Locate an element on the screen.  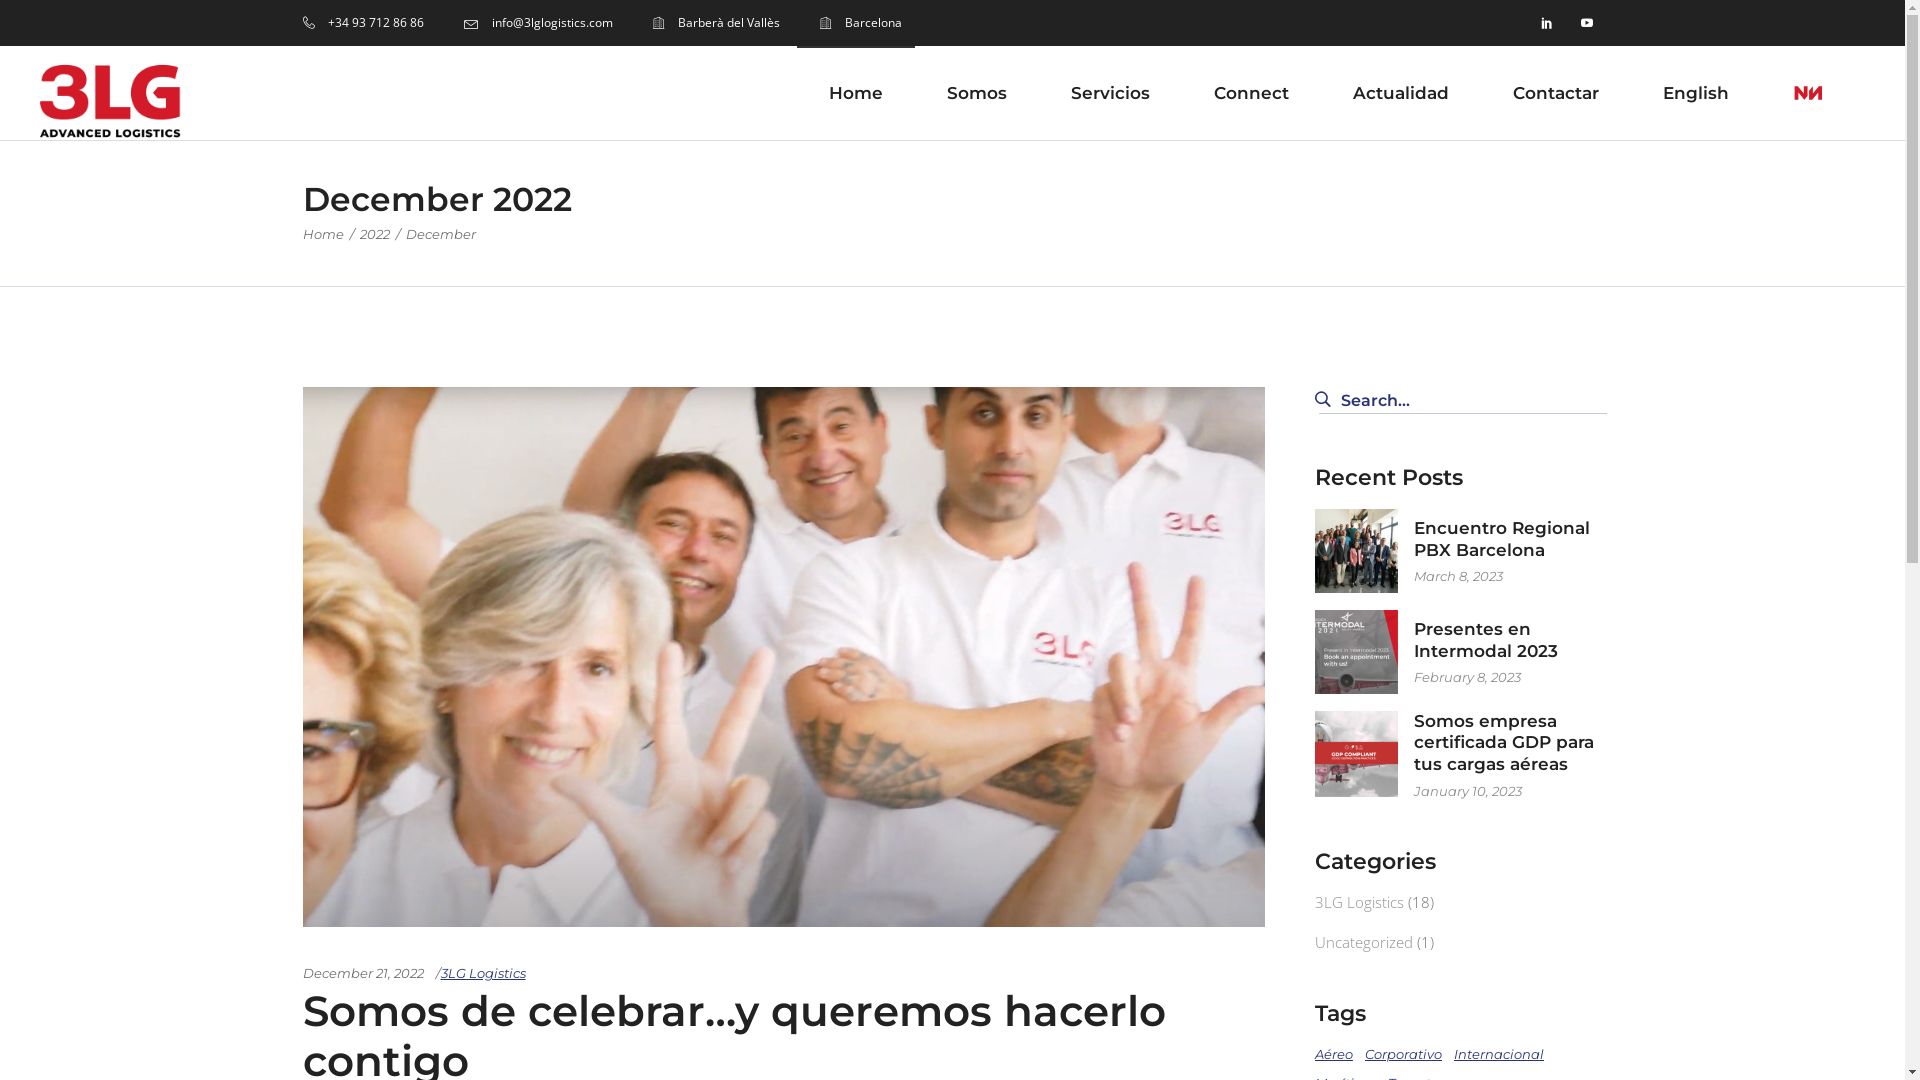
'January 10, 2023' is located at coordinates (1413, 789).